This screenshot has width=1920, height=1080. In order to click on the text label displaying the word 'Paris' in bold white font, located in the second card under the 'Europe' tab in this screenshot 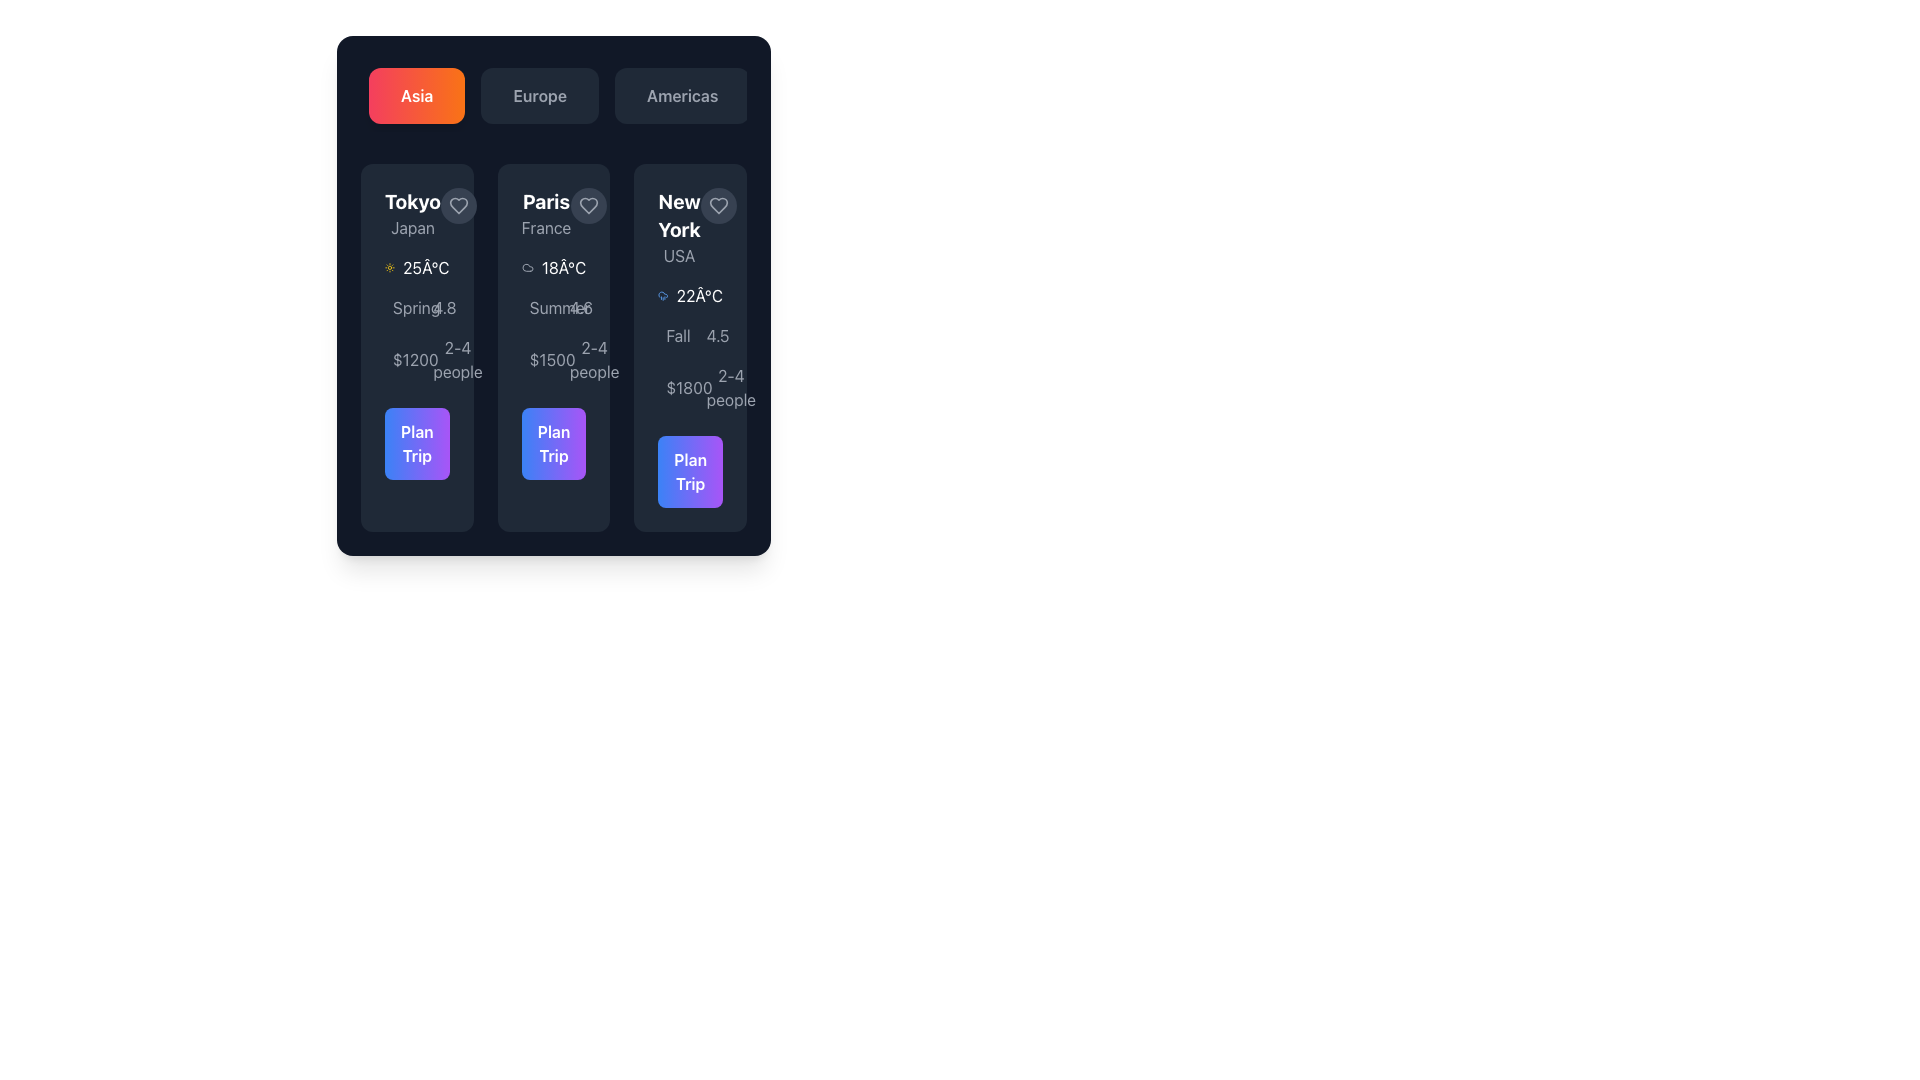, I will do `click(546, 201)`.